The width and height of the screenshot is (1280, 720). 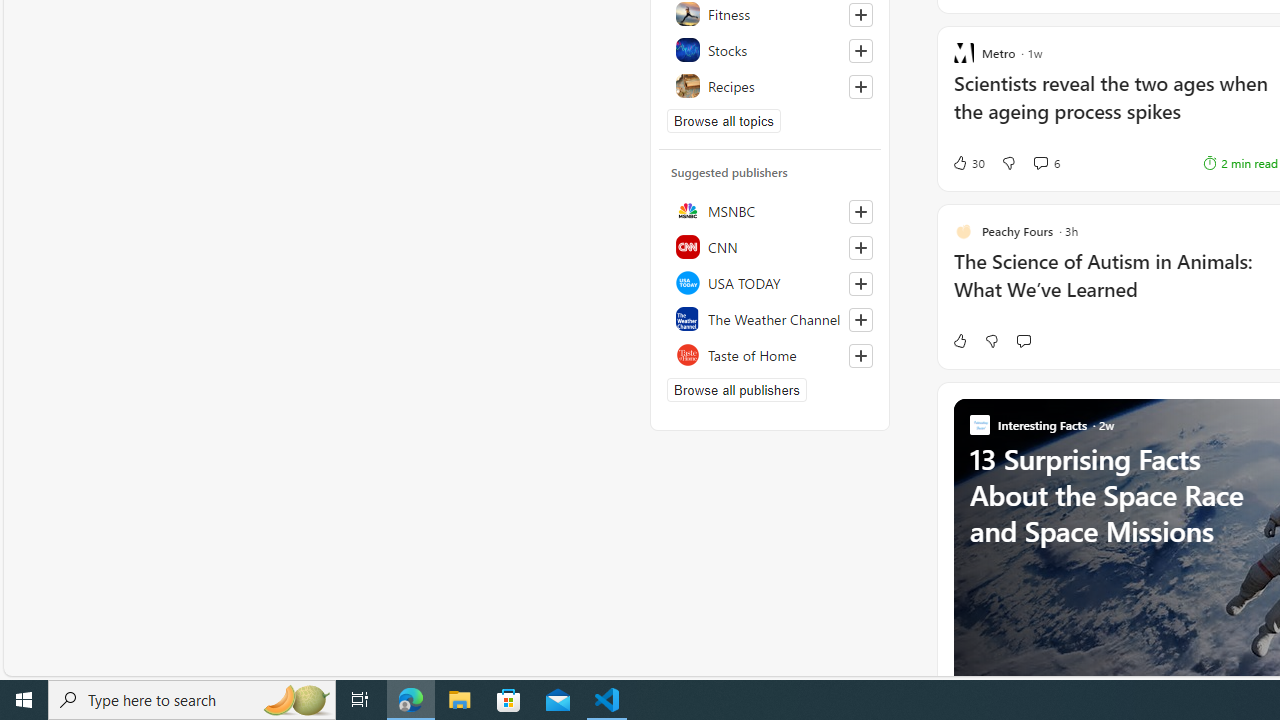 I want to click on 'Browse all topics', so click(x=723, y=120).